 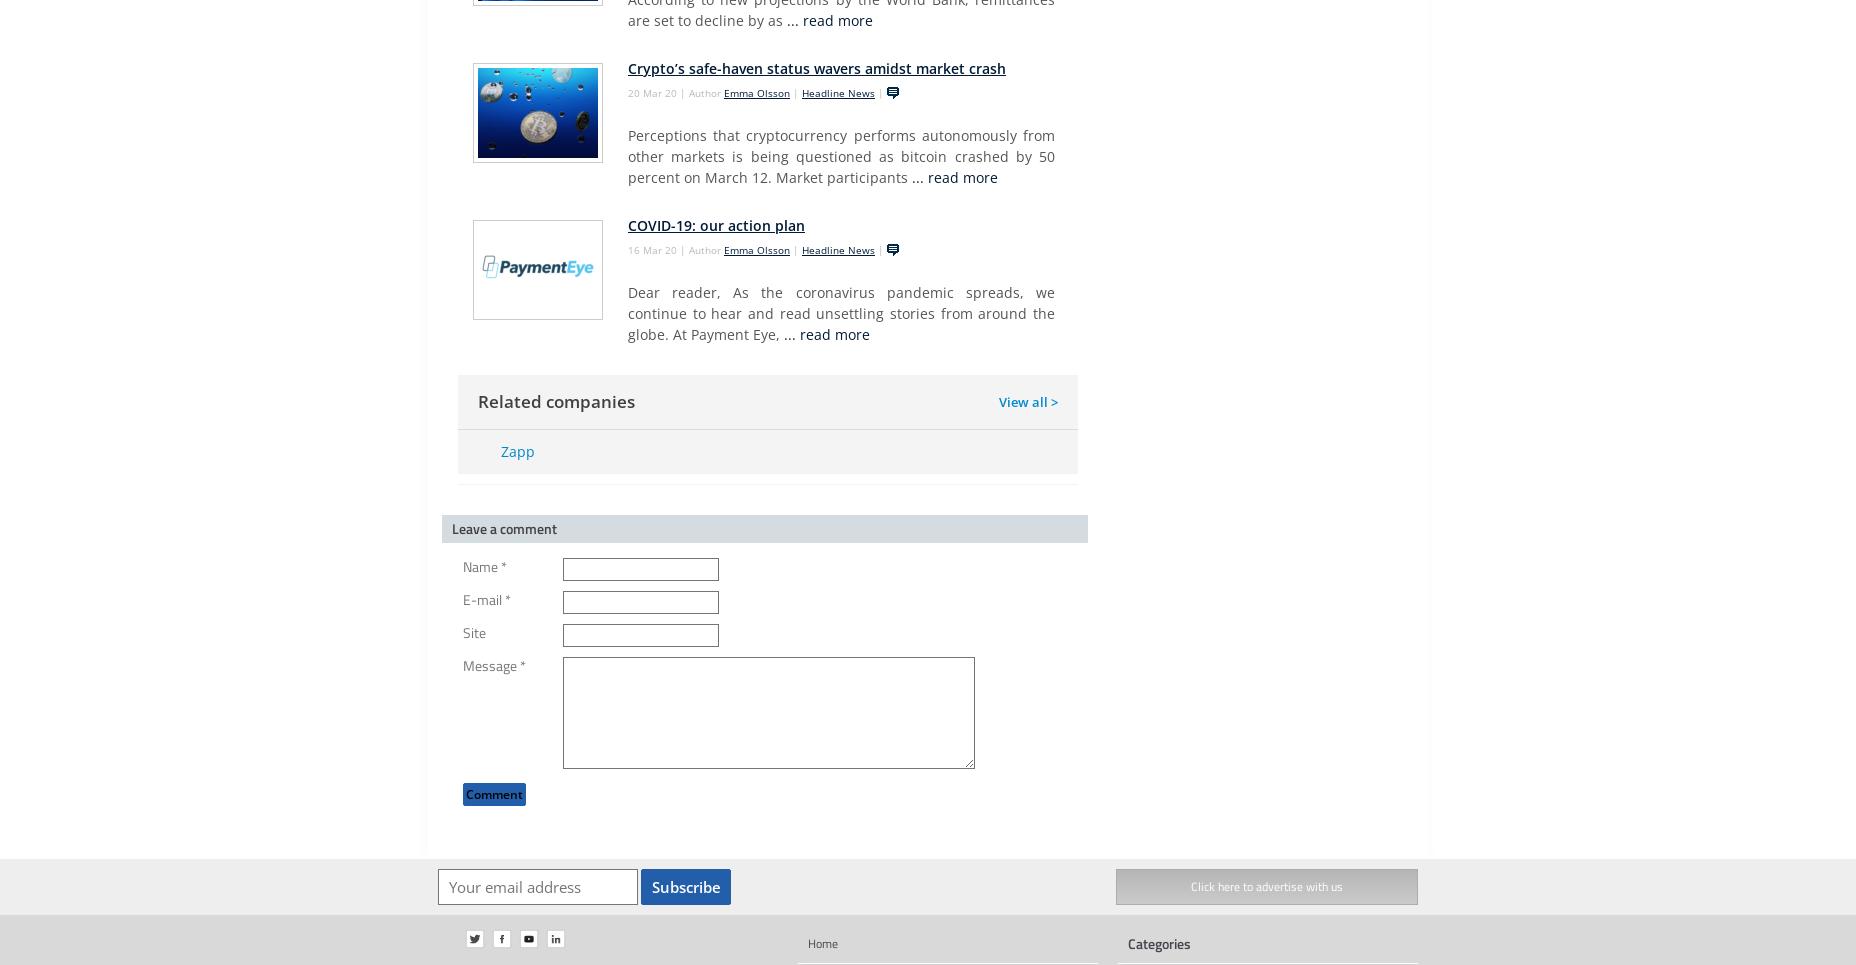 I want to click on 'Related companies', so click(x=476, y=400).